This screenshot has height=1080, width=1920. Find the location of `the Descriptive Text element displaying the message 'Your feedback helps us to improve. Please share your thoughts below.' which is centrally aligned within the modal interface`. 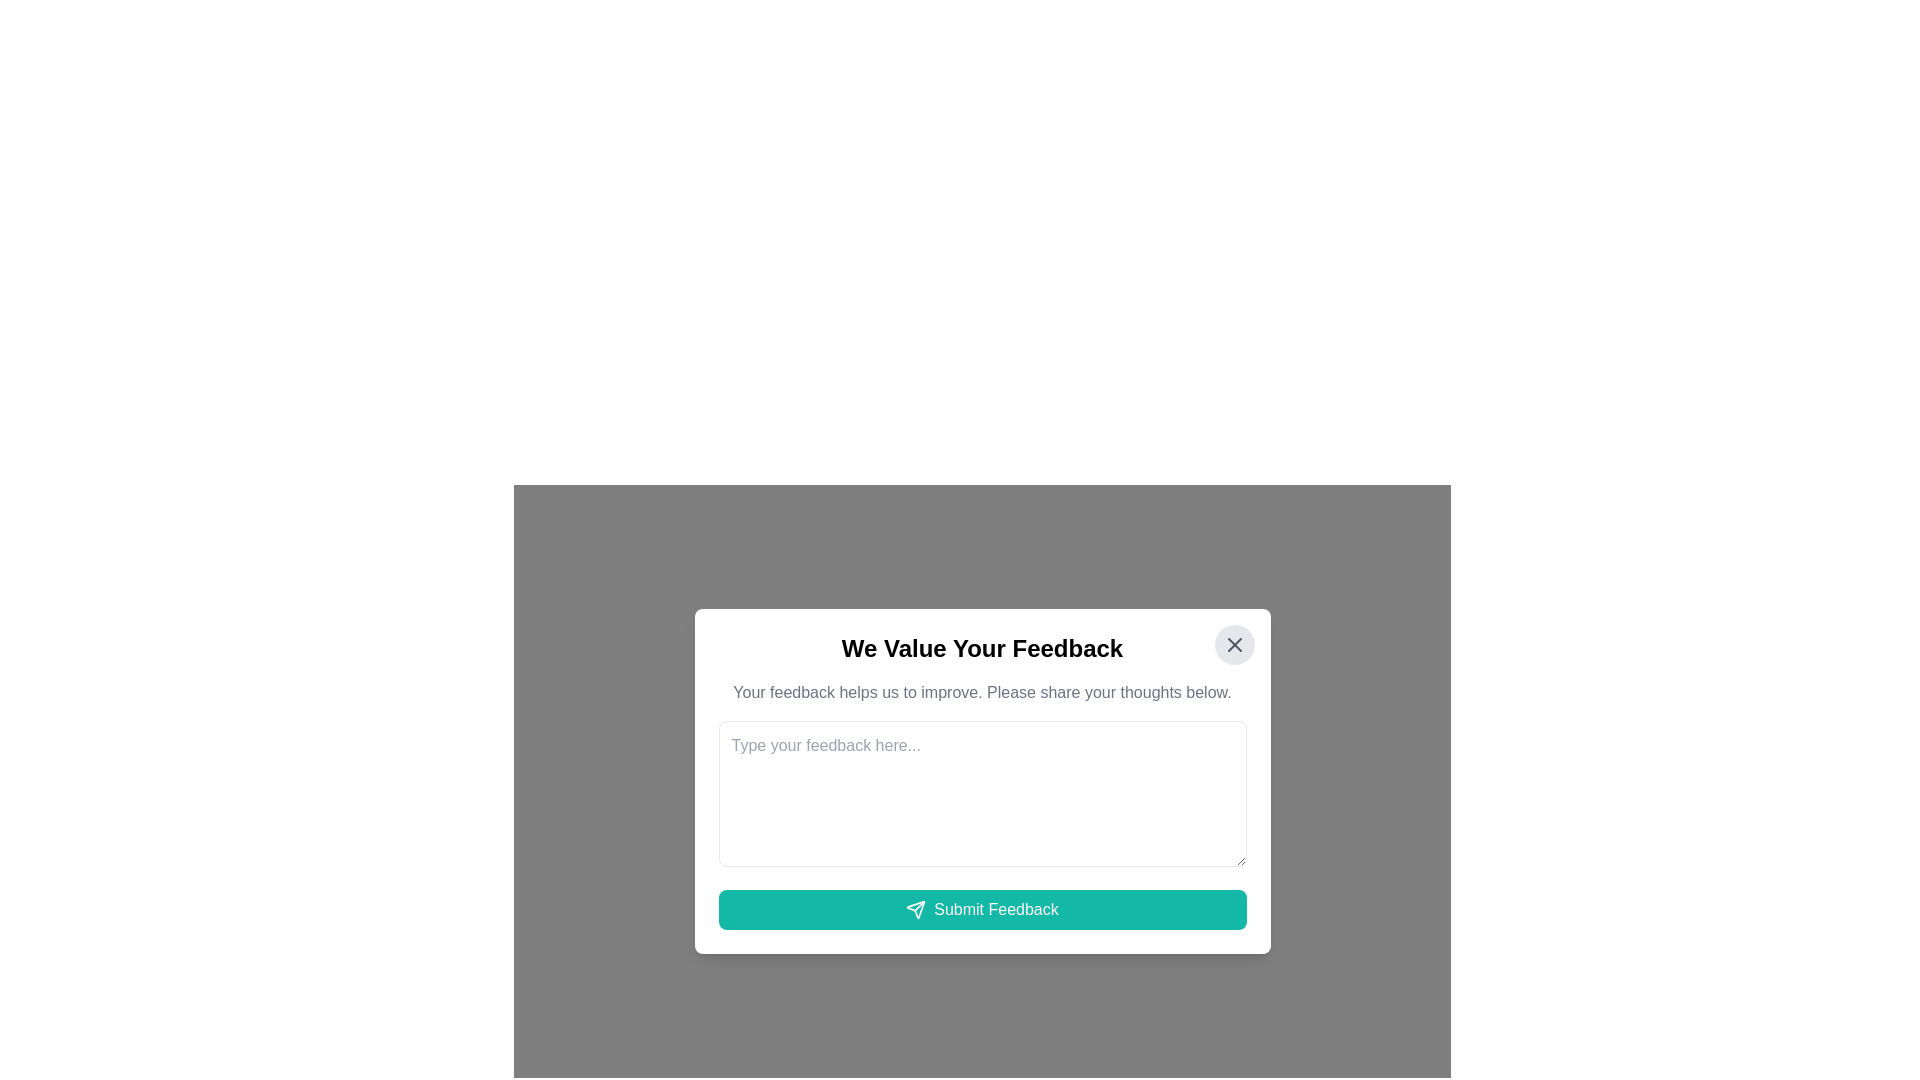

the Descriptive Text element displaying the message 'Your feedback helps us to improve. Please share your thoughts below.' which is centrally aligned within the modal interface is located at coordinates (982, 692).